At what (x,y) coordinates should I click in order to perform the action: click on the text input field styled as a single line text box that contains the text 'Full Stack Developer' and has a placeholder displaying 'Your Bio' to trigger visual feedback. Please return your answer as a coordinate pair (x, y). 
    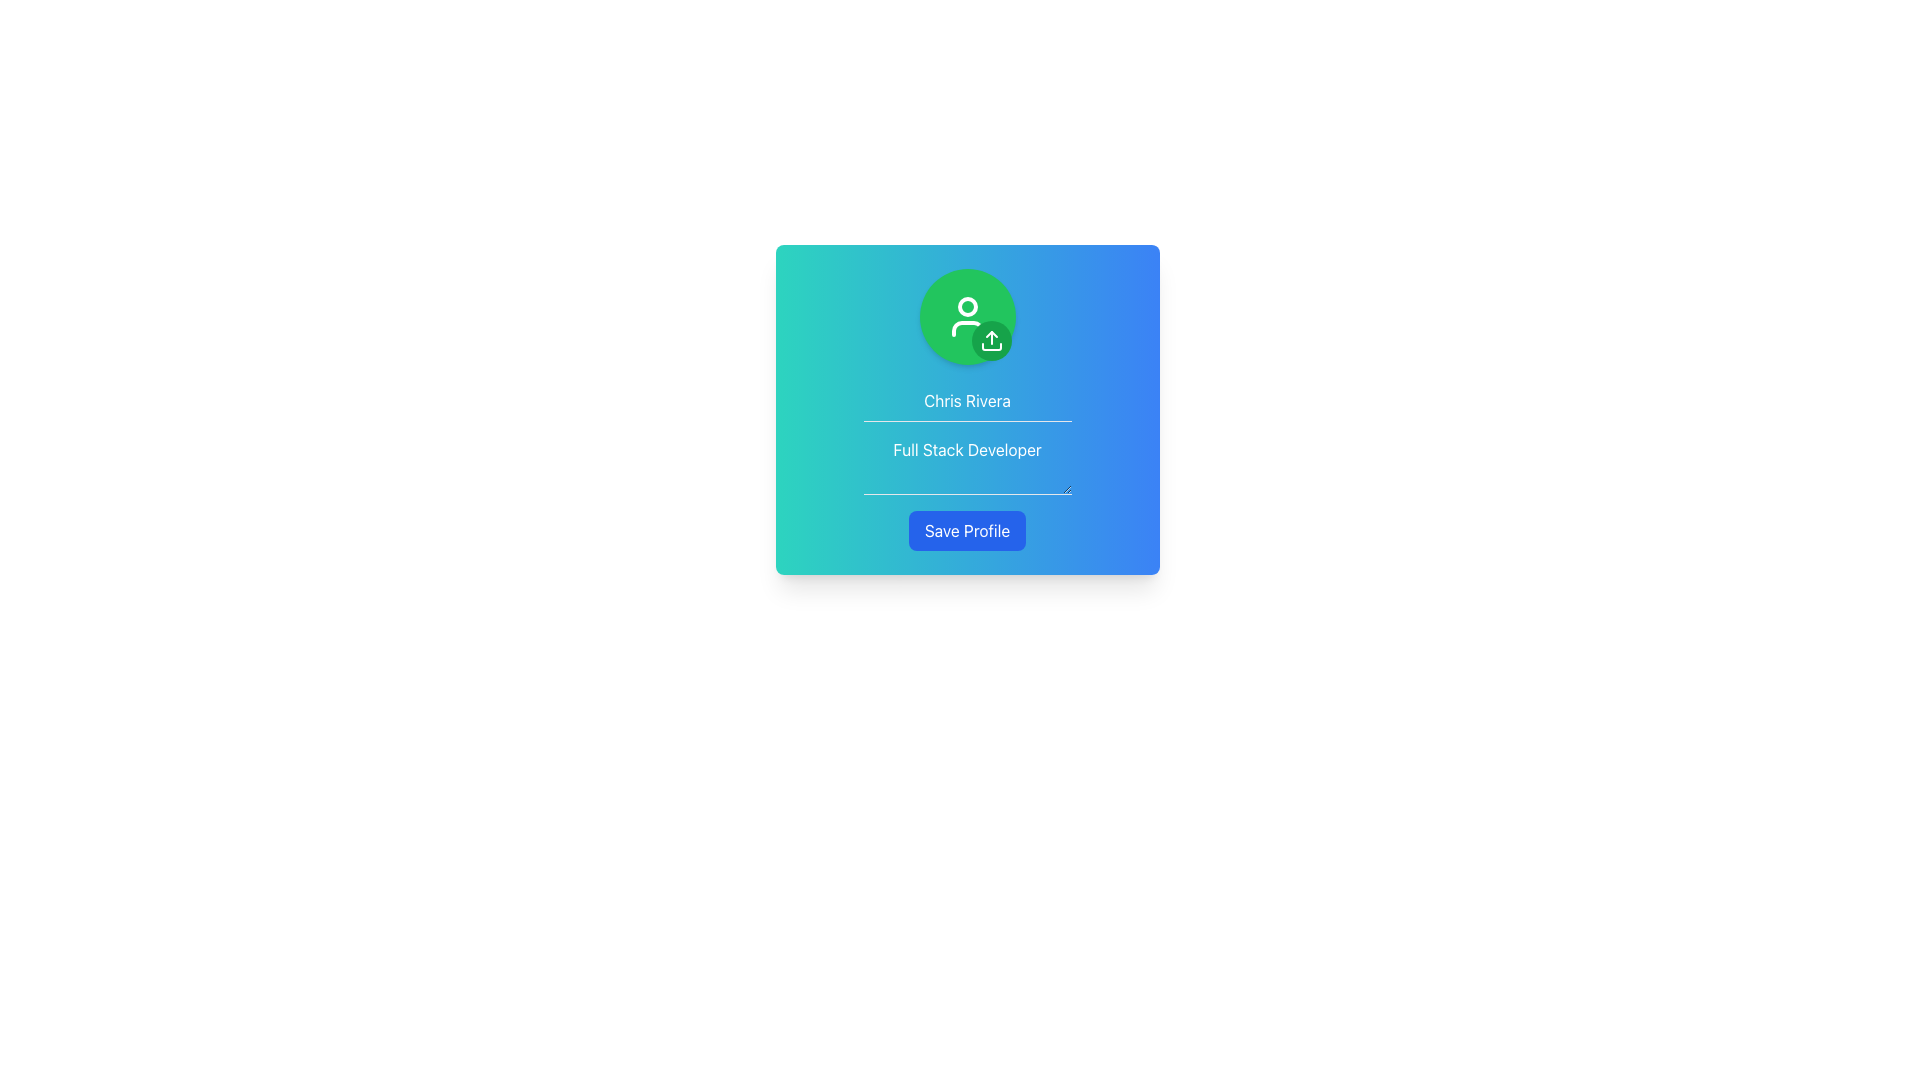
    Looking at the image, I should click on (967, 462).